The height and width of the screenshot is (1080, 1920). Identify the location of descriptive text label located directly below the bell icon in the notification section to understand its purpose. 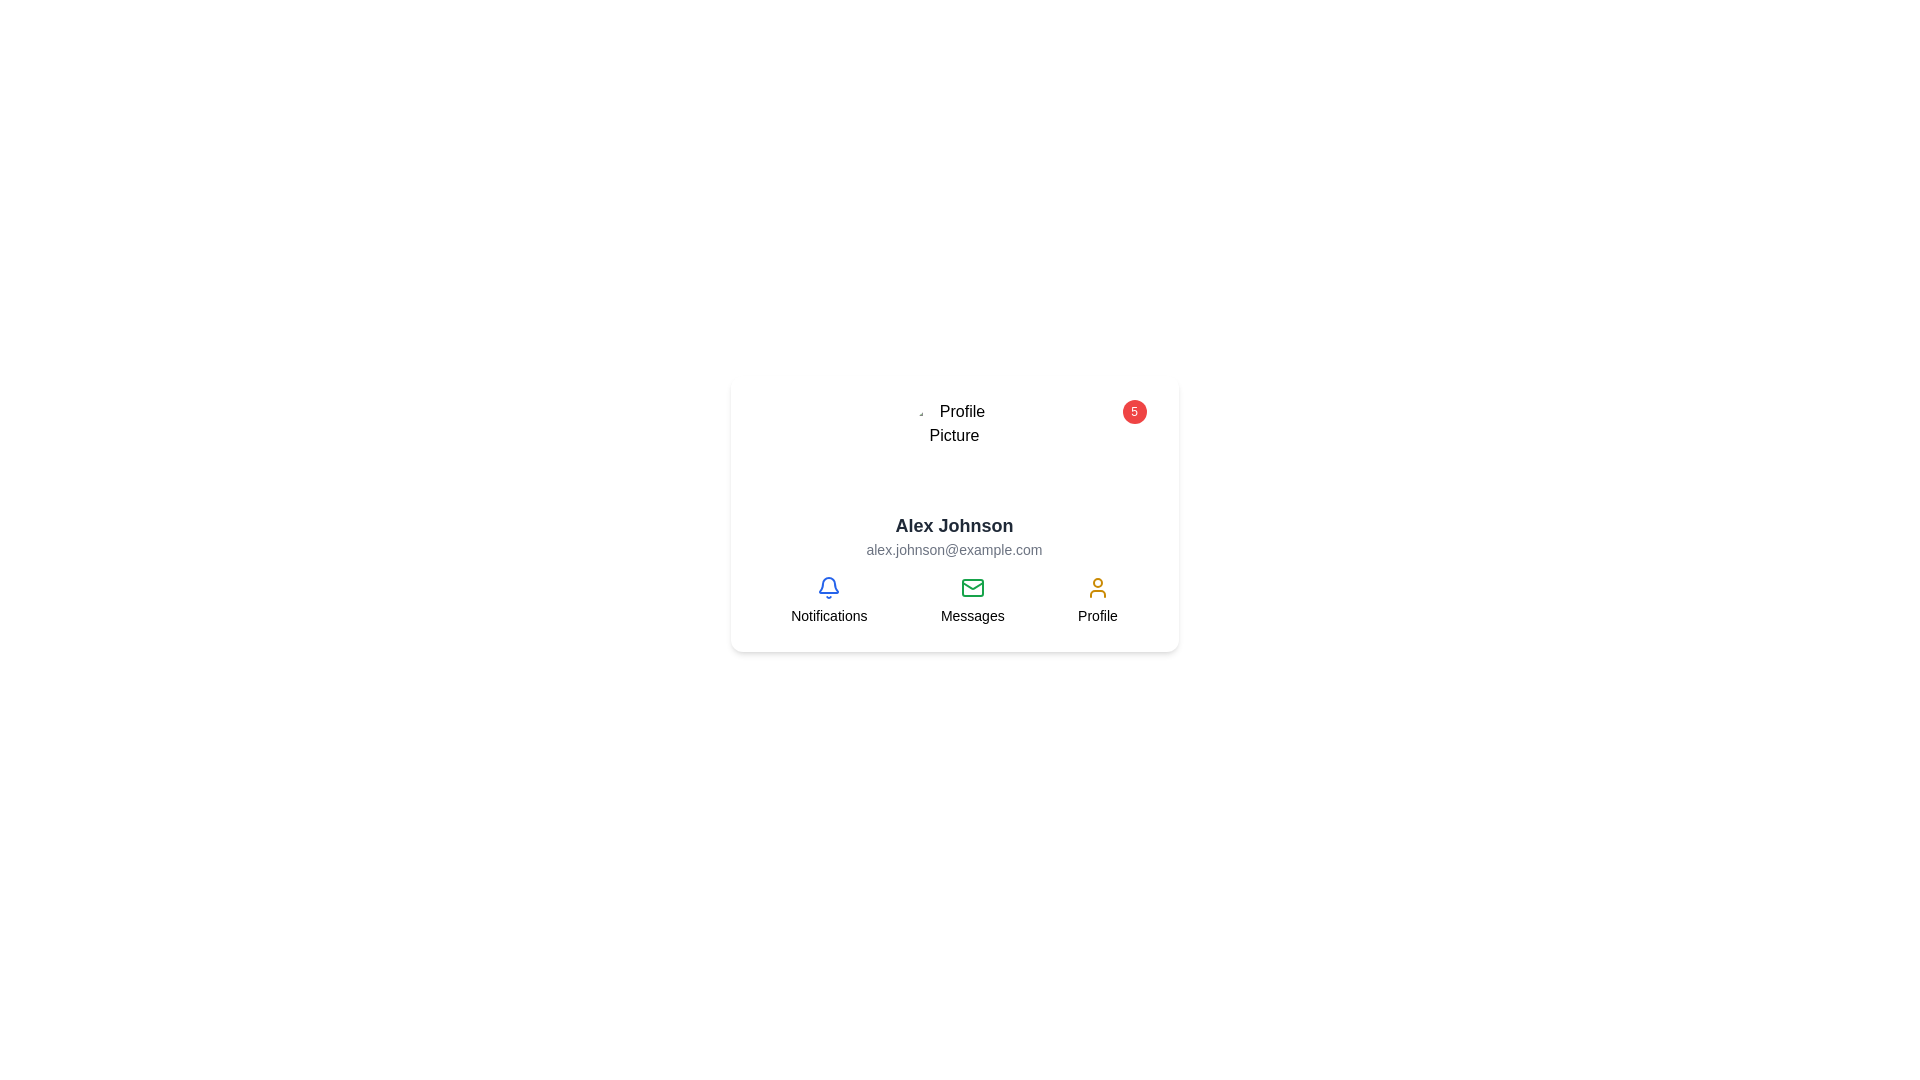
(829, 615).